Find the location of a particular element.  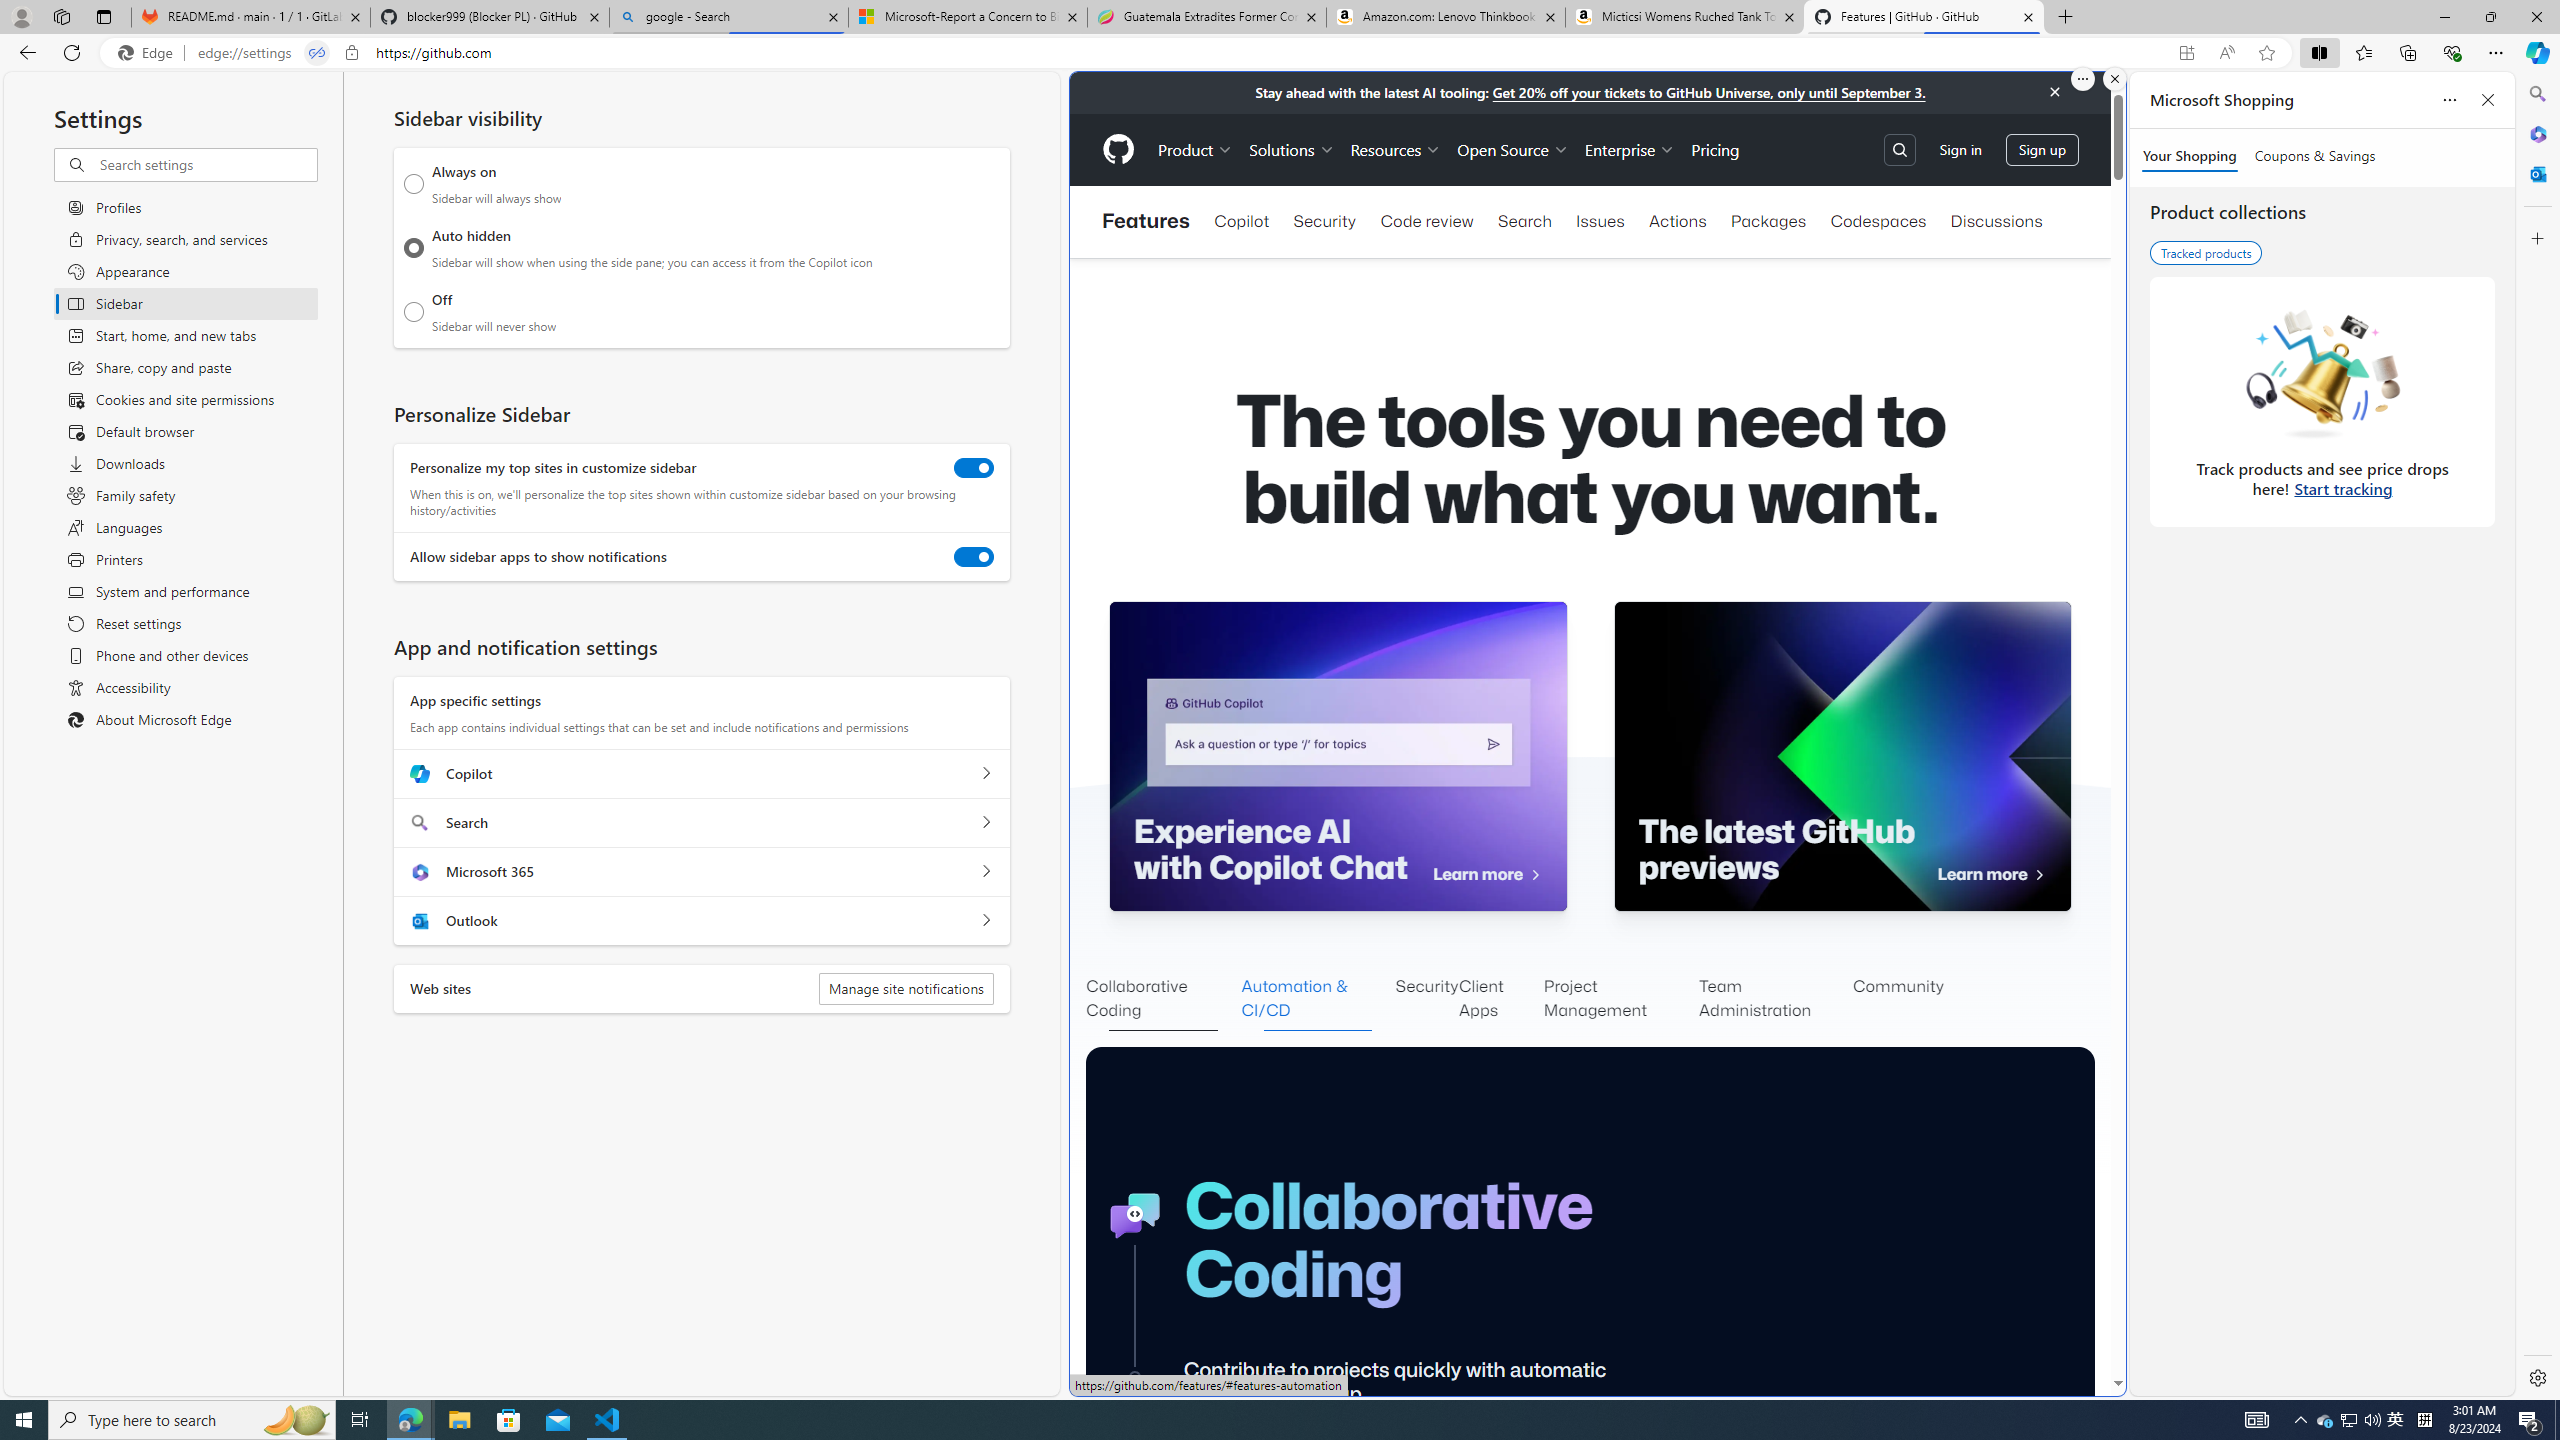

'Close split screen.' is located at coordinates (2113, 78).